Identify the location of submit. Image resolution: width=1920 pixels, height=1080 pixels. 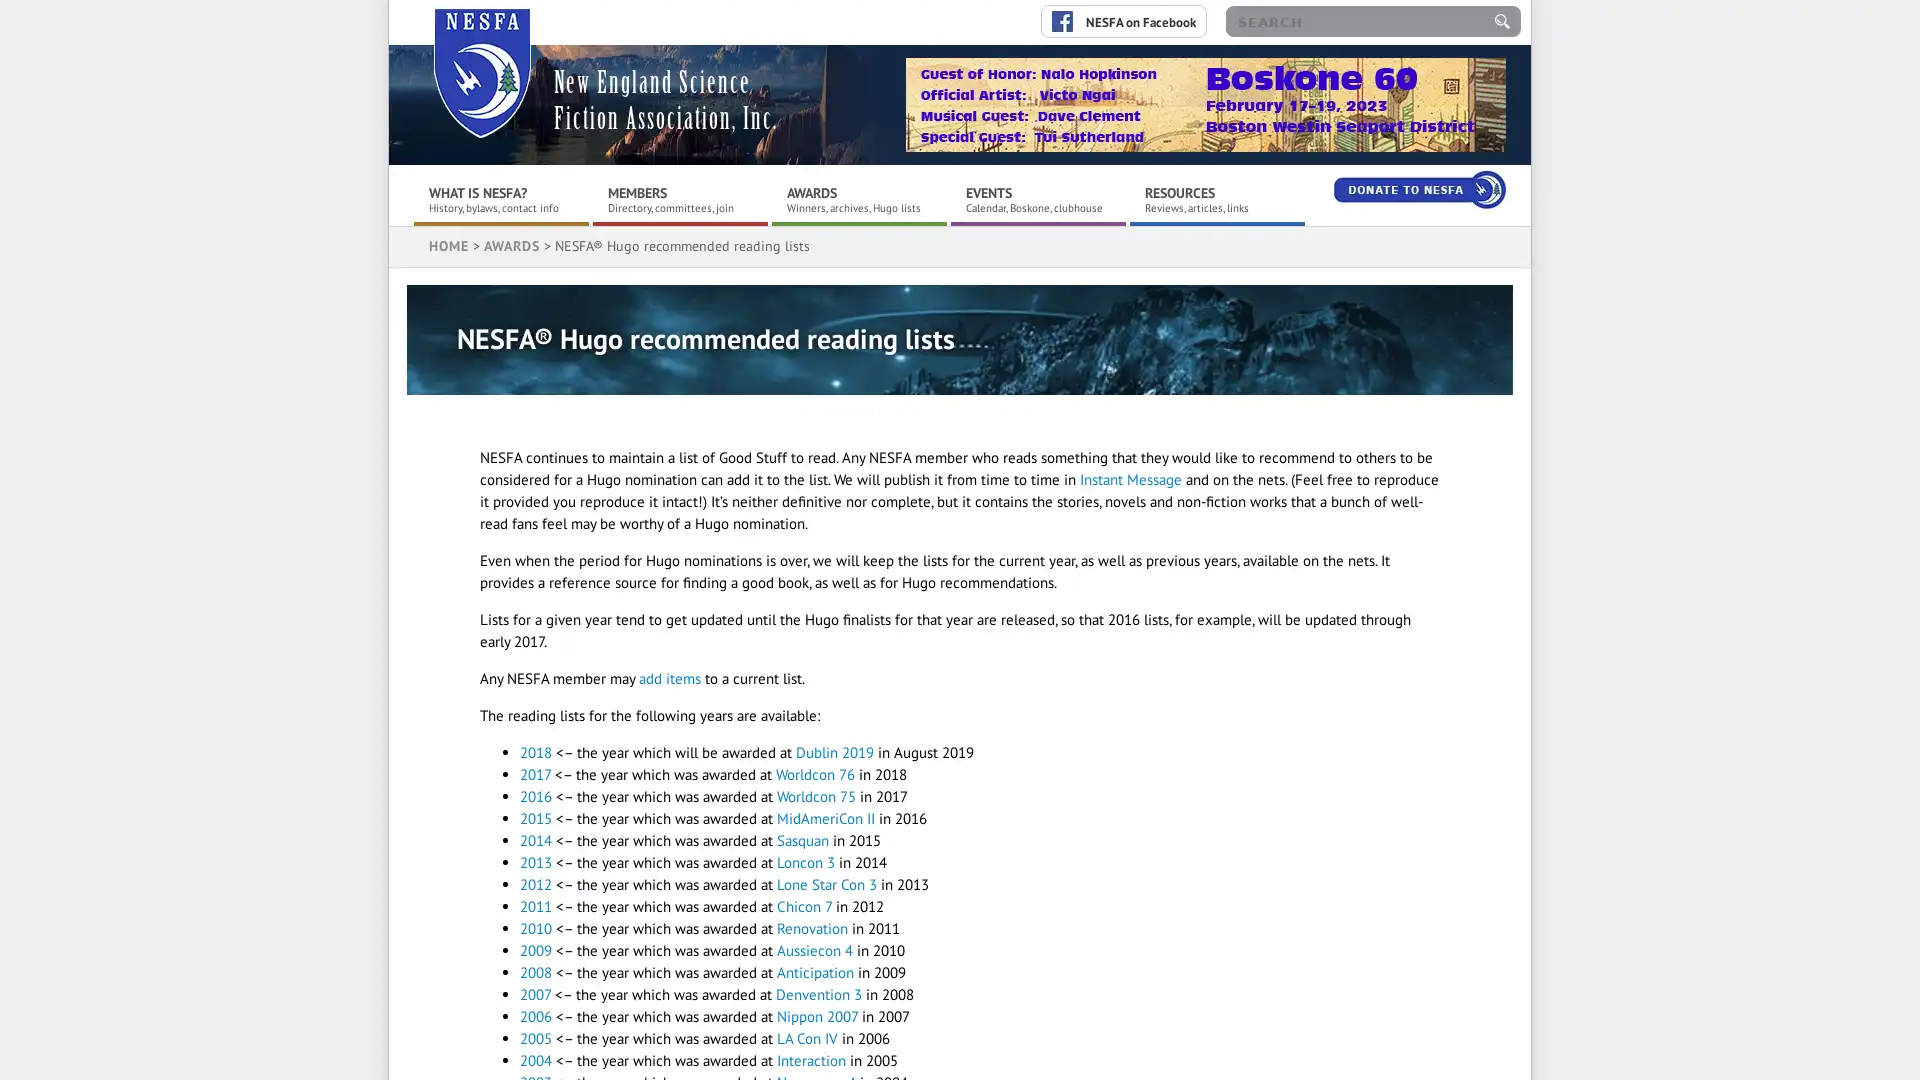
(1502, 21).